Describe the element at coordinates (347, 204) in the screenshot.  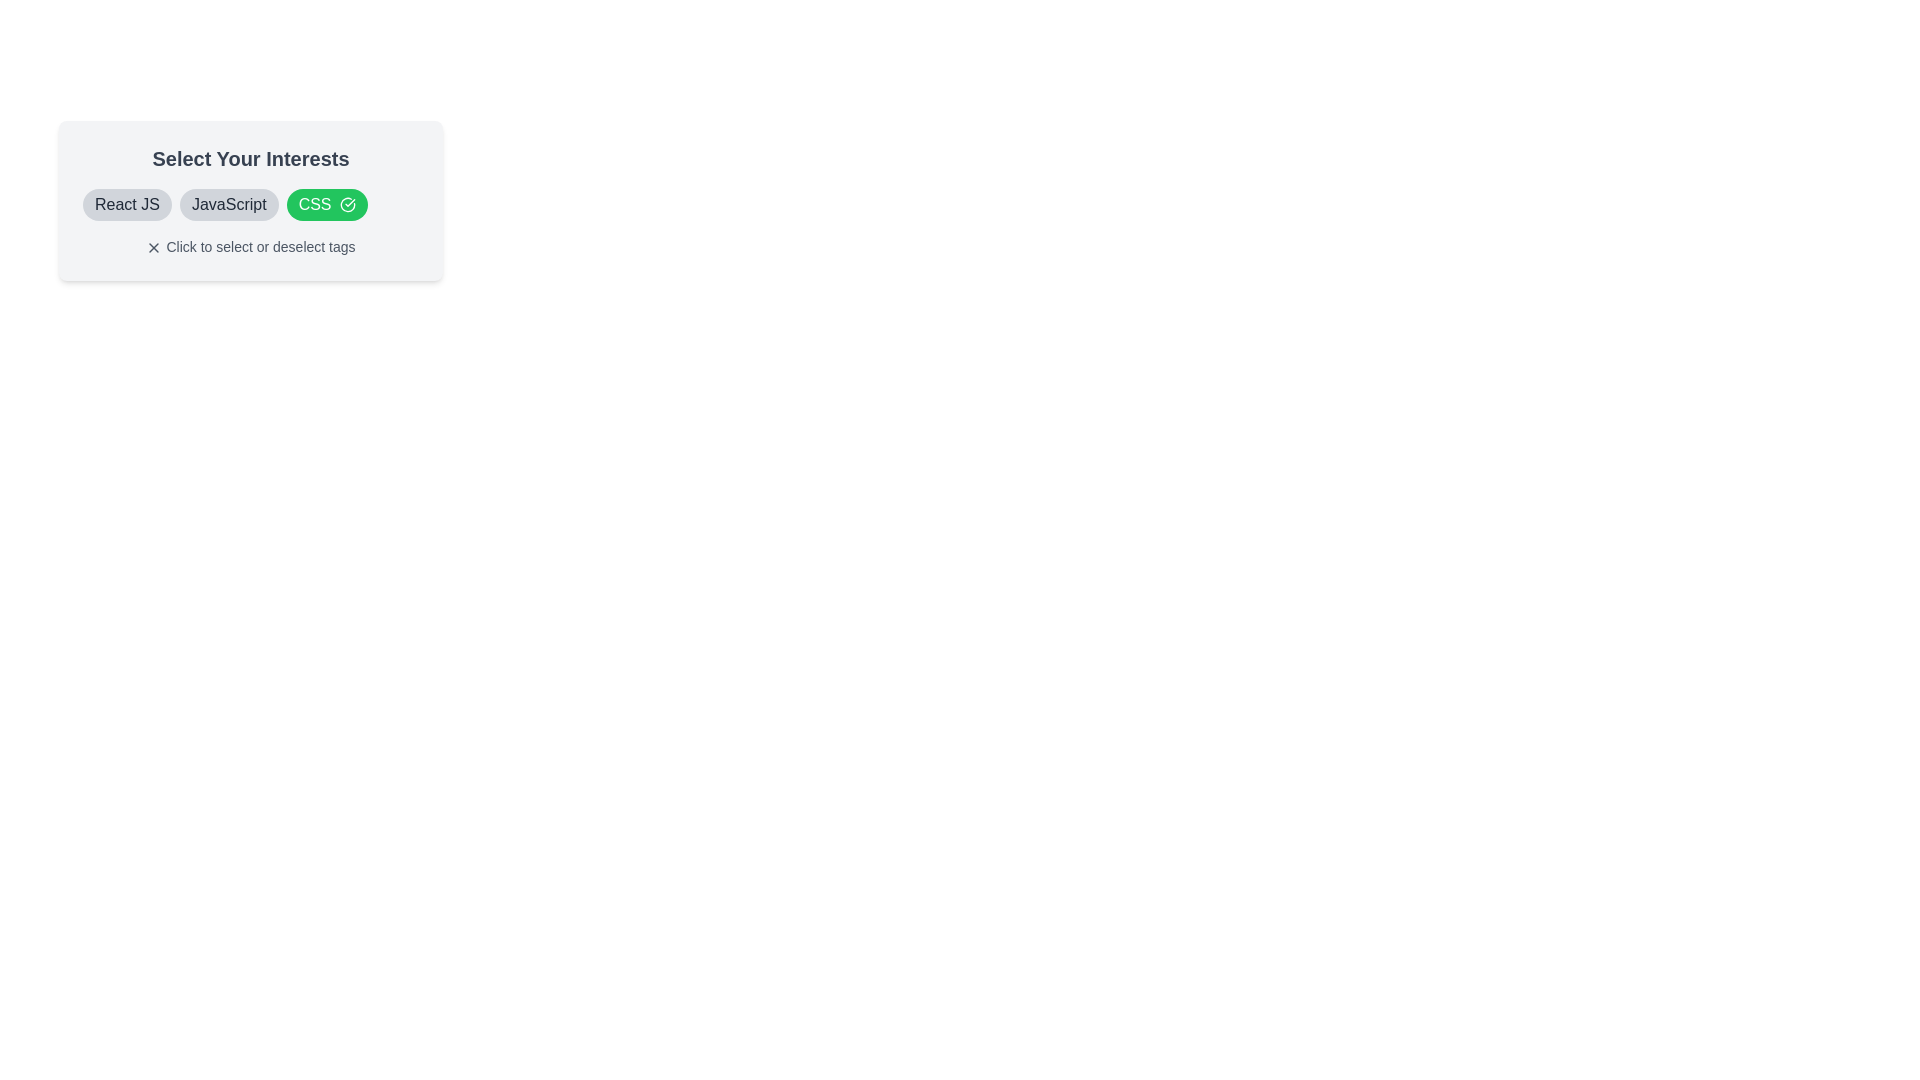
I see `the SVG check mark icon inside the green rounded rectangle` at that location.